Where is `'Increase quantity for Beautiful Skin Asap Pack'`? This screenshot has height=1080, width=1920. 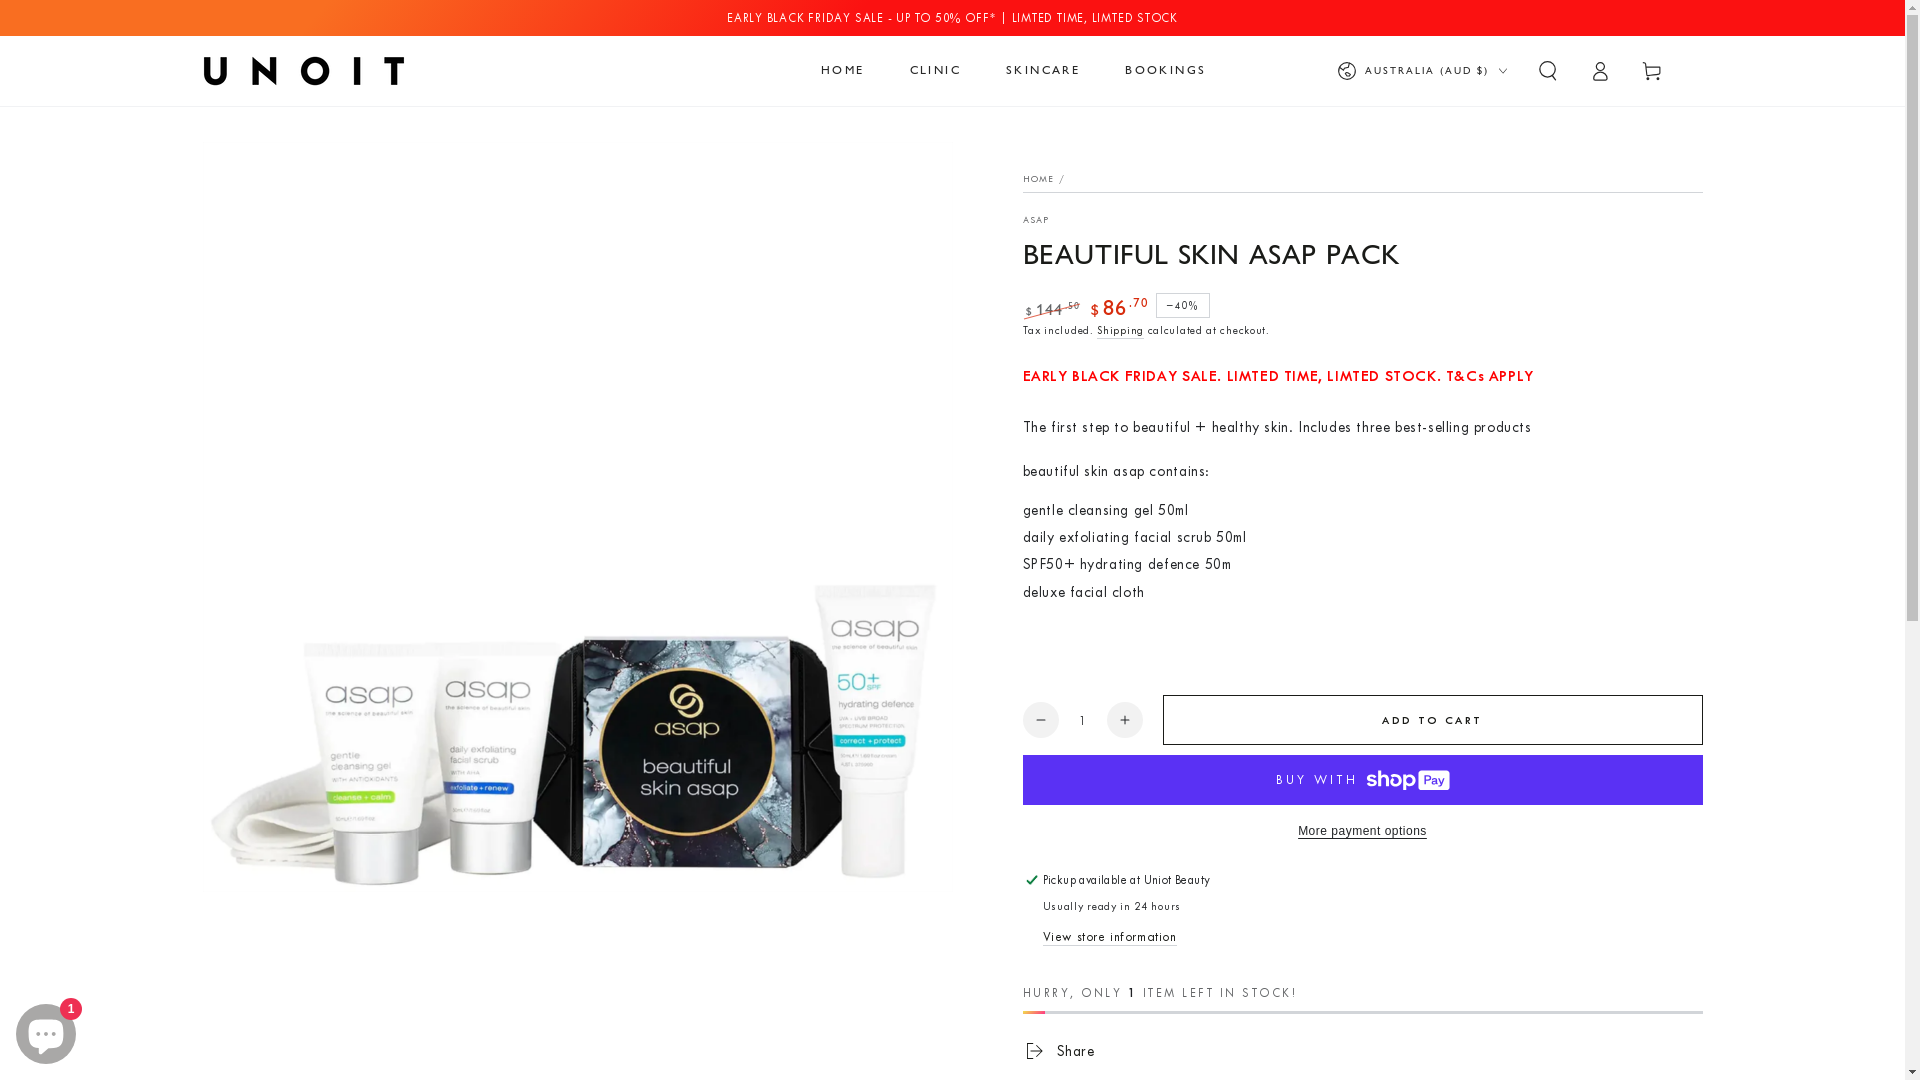 'Increase quantity for Beautiful Skin Asap Pack' is located at coordinates (1123, 720).